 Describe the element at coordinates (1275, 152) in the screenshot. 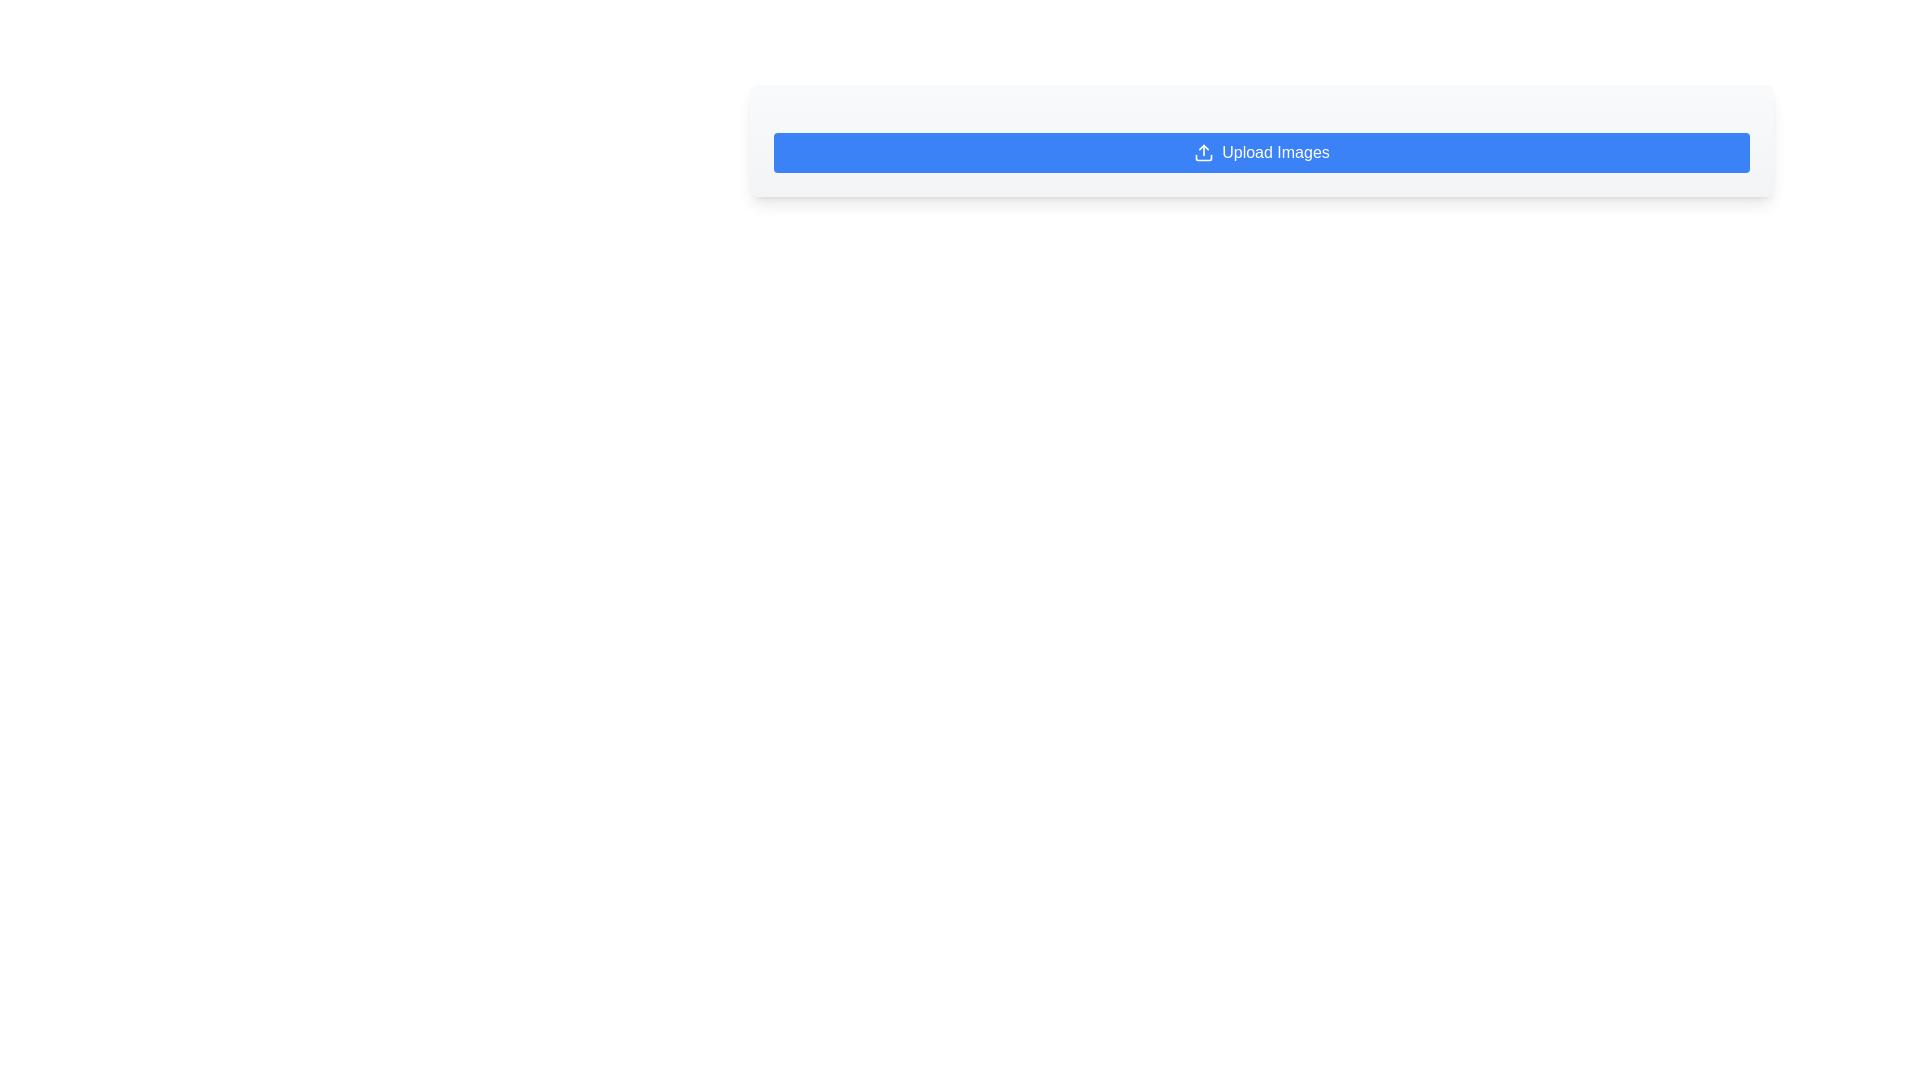

I see `the text label that indicates the purpose of the upload button, located to the right of the upload icon in the center-right section of the blue rectangular button` at that location.